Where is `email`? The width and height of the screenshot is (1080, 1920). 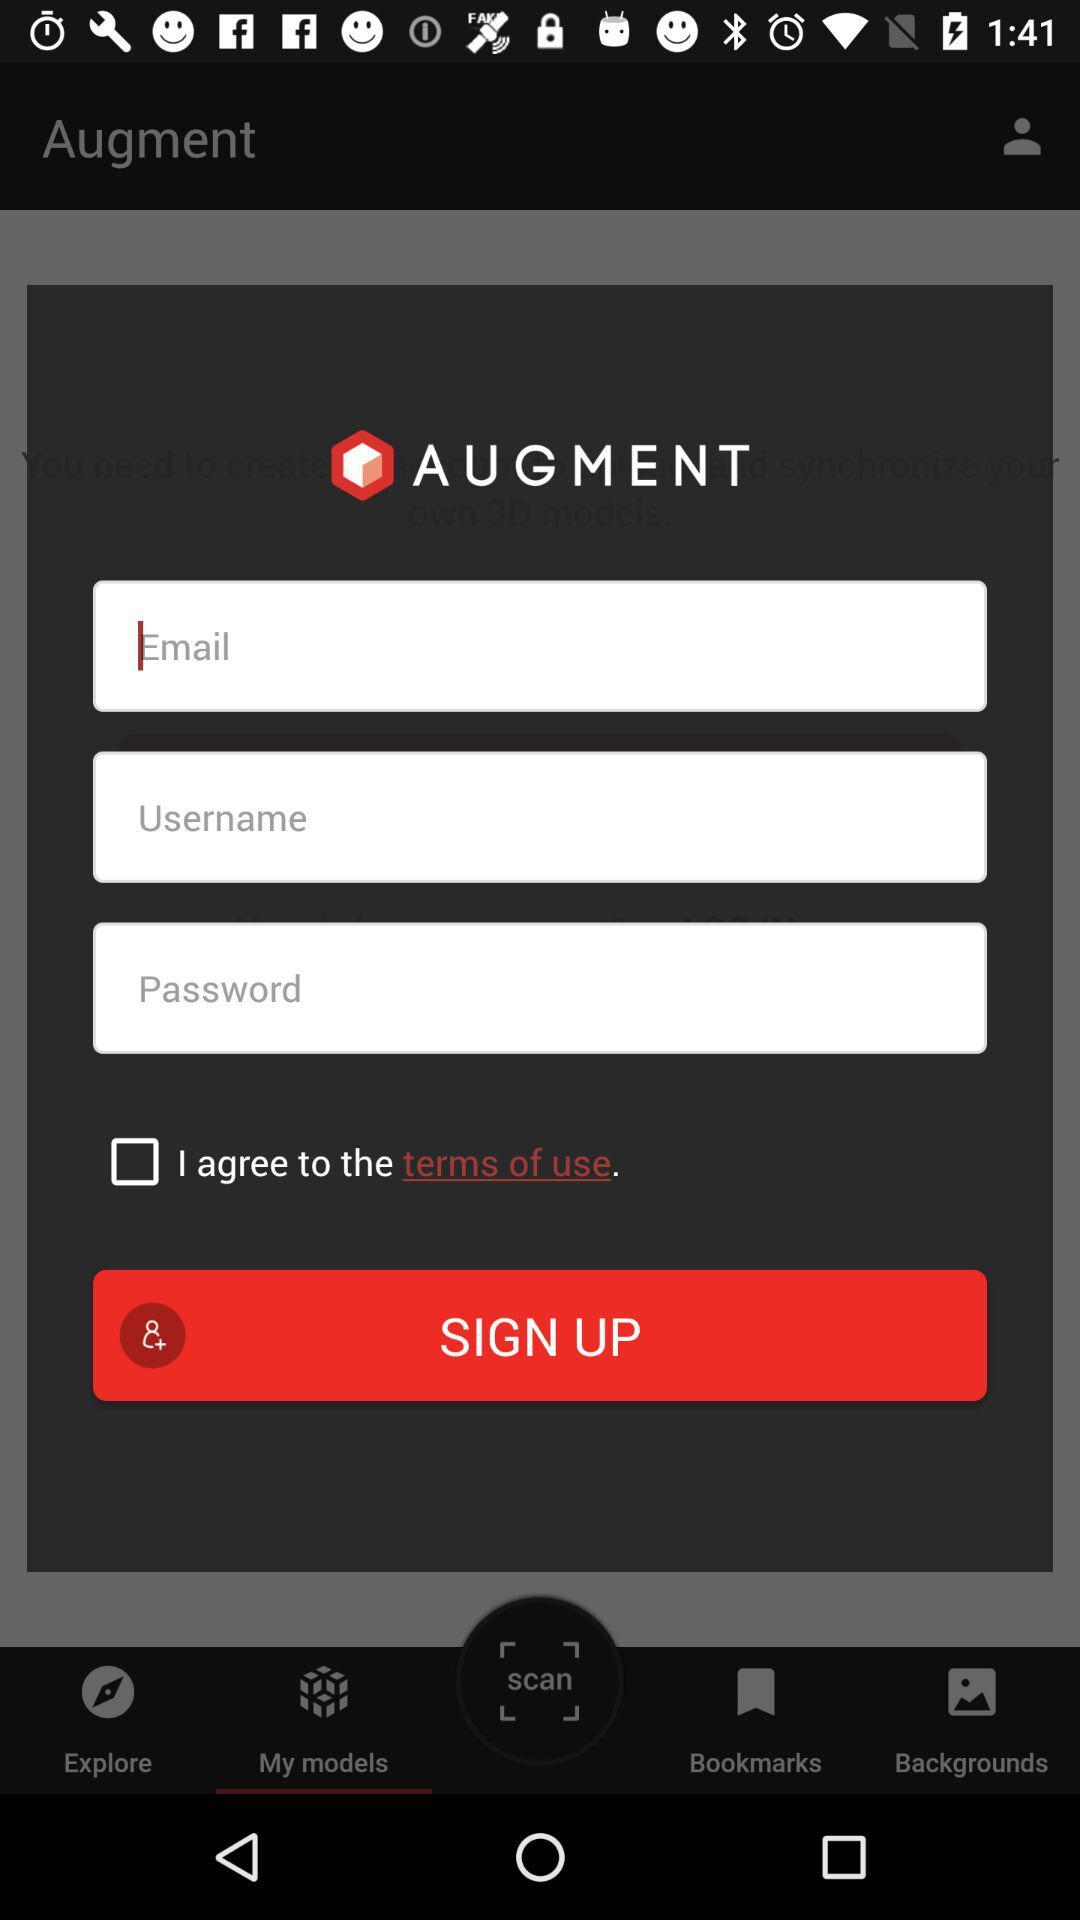 email is located at coordinates (540, 646).